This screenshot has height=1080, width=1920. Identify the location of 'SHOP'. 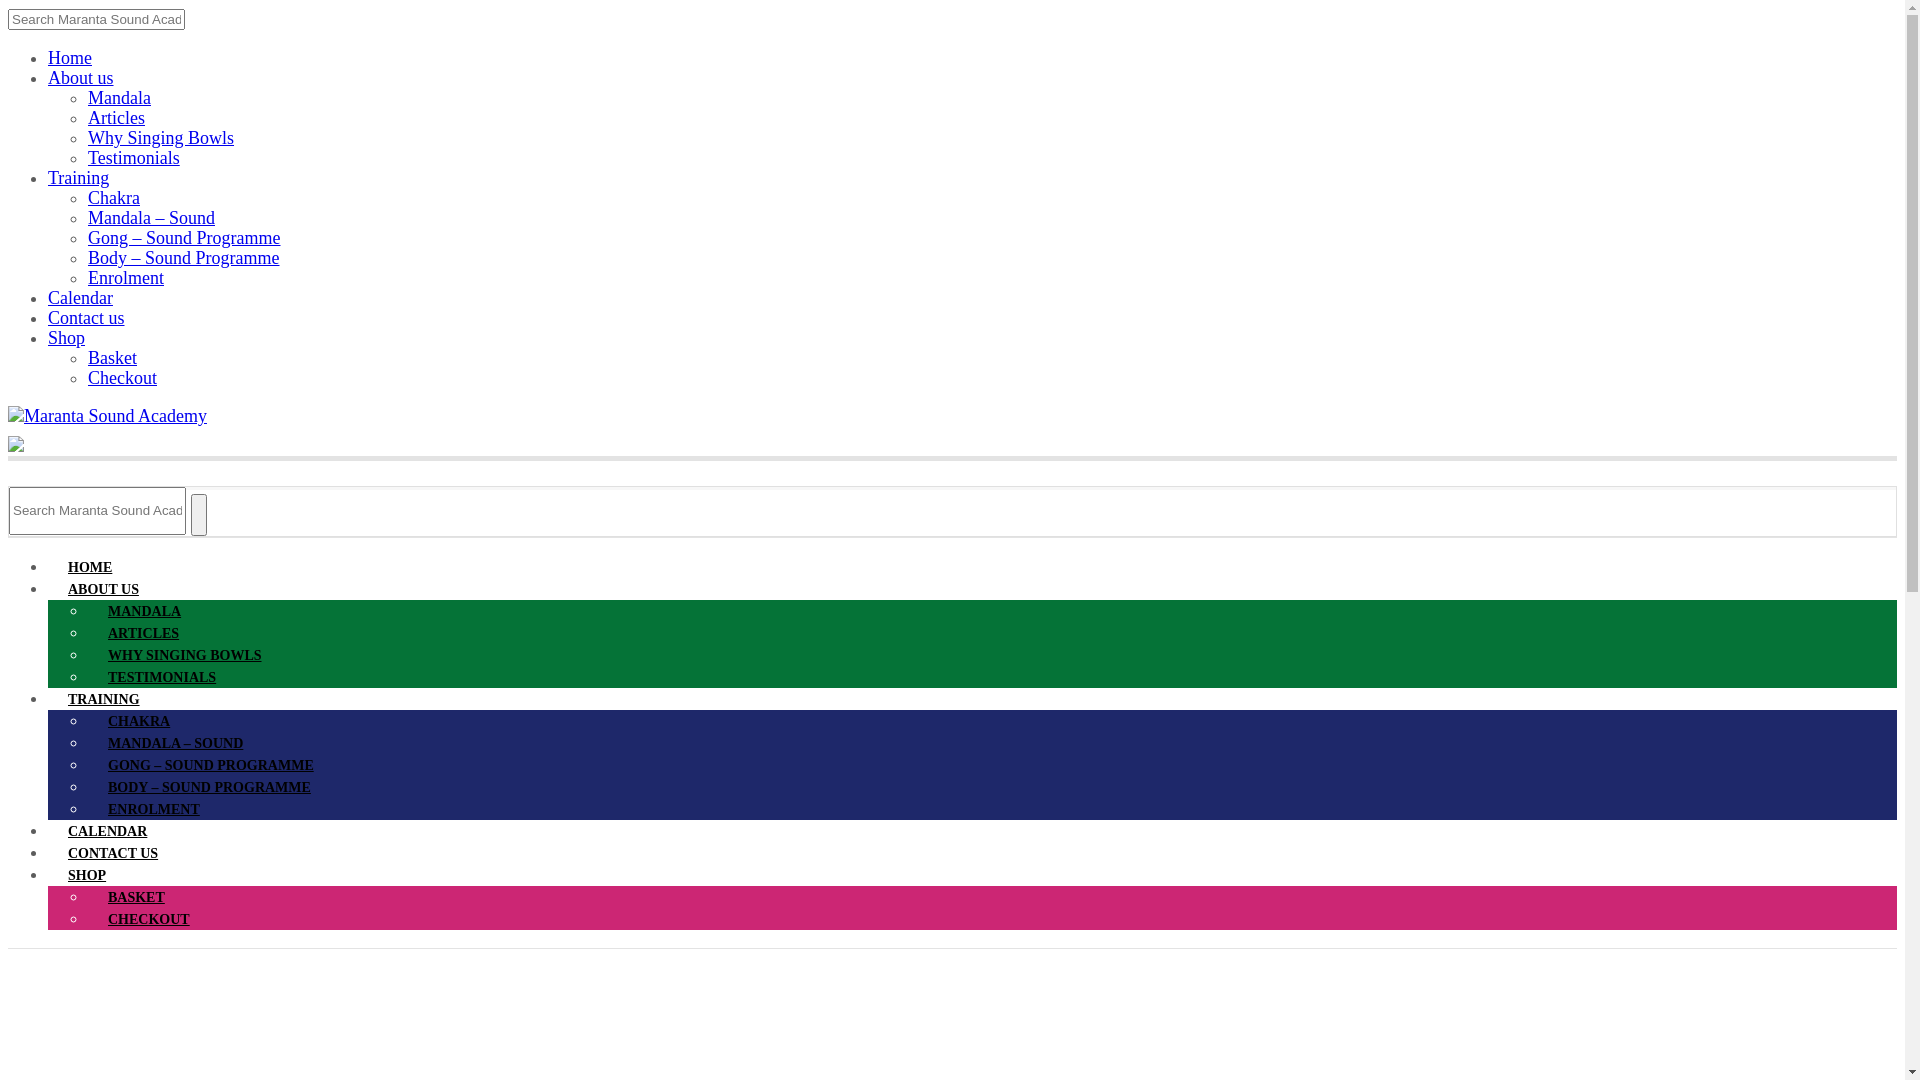
(48, 874).